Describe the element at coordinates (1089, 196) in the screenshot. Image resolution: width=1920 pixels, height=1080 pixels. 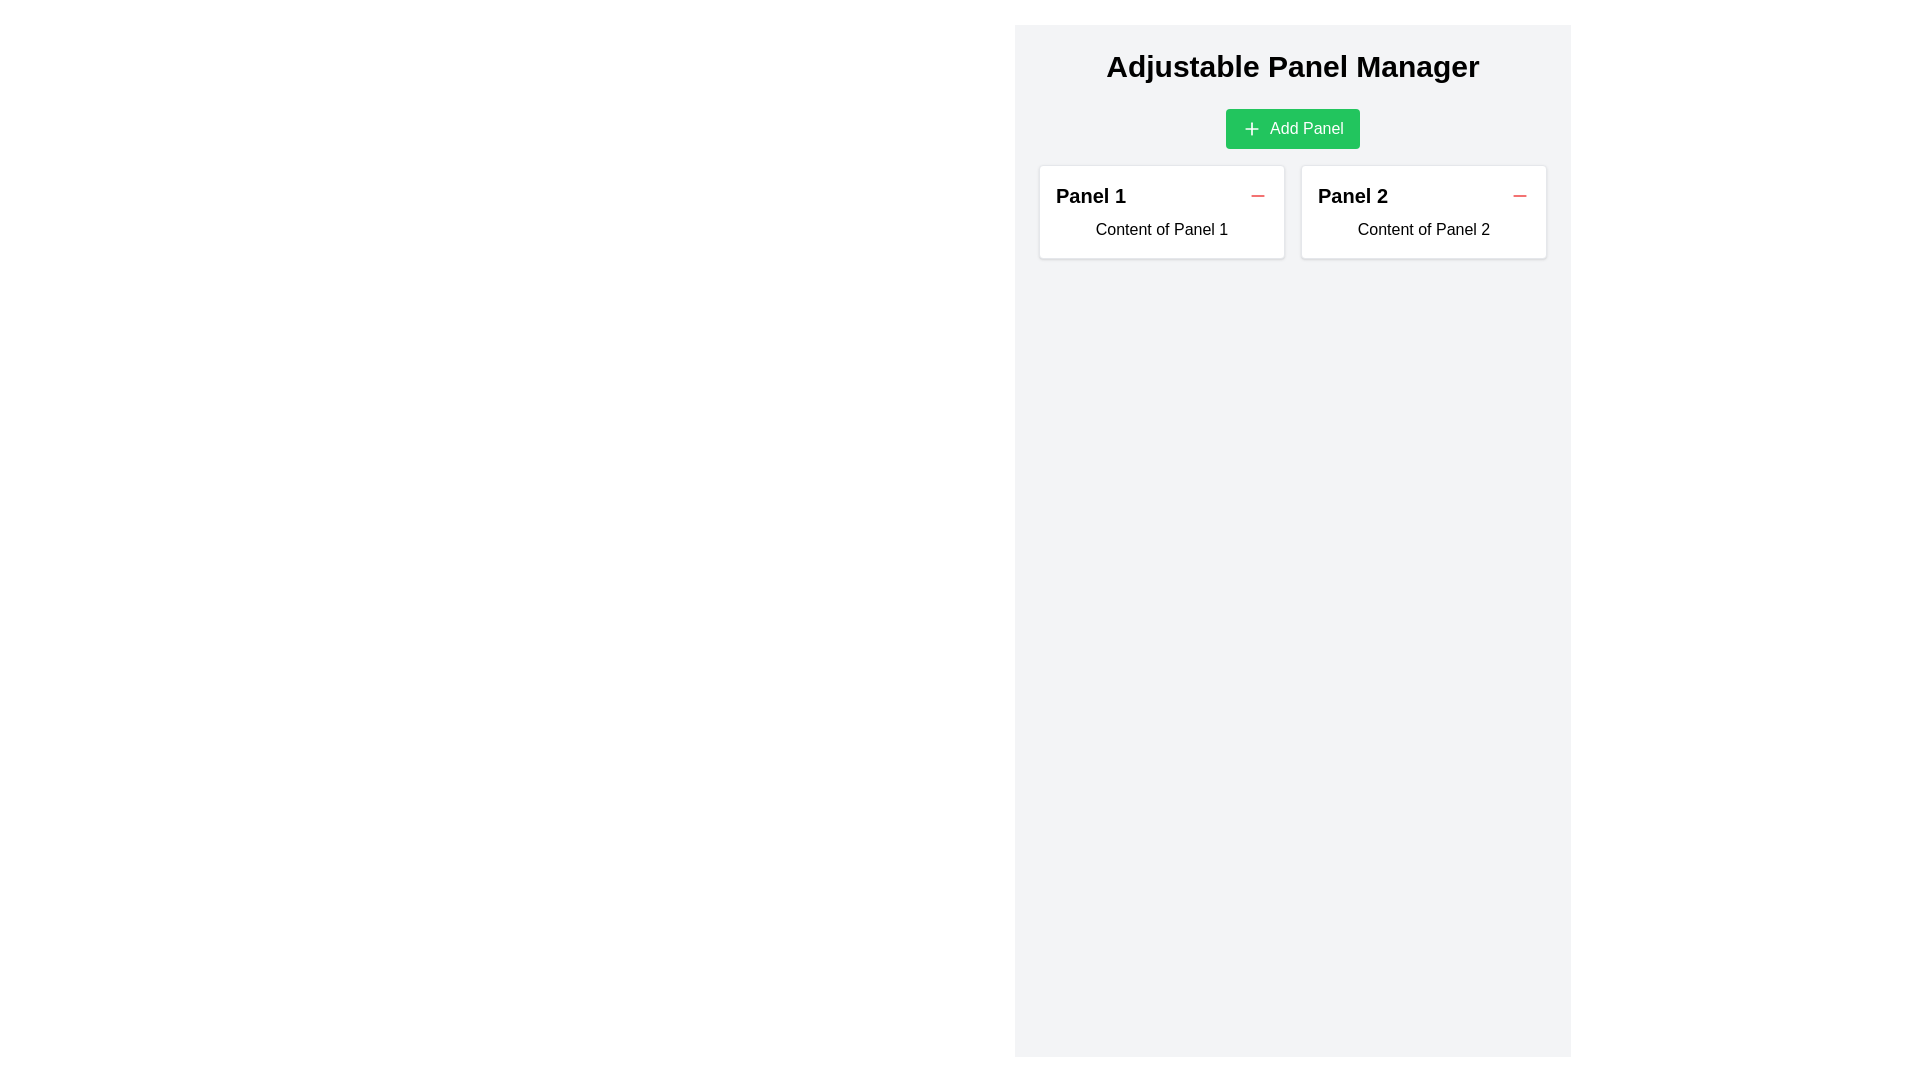
I see `text content of the header label located near the top-left corner of the first panel, which is to the left of a small interactive button in the leftmost panel of a two-panel layout` at that location.